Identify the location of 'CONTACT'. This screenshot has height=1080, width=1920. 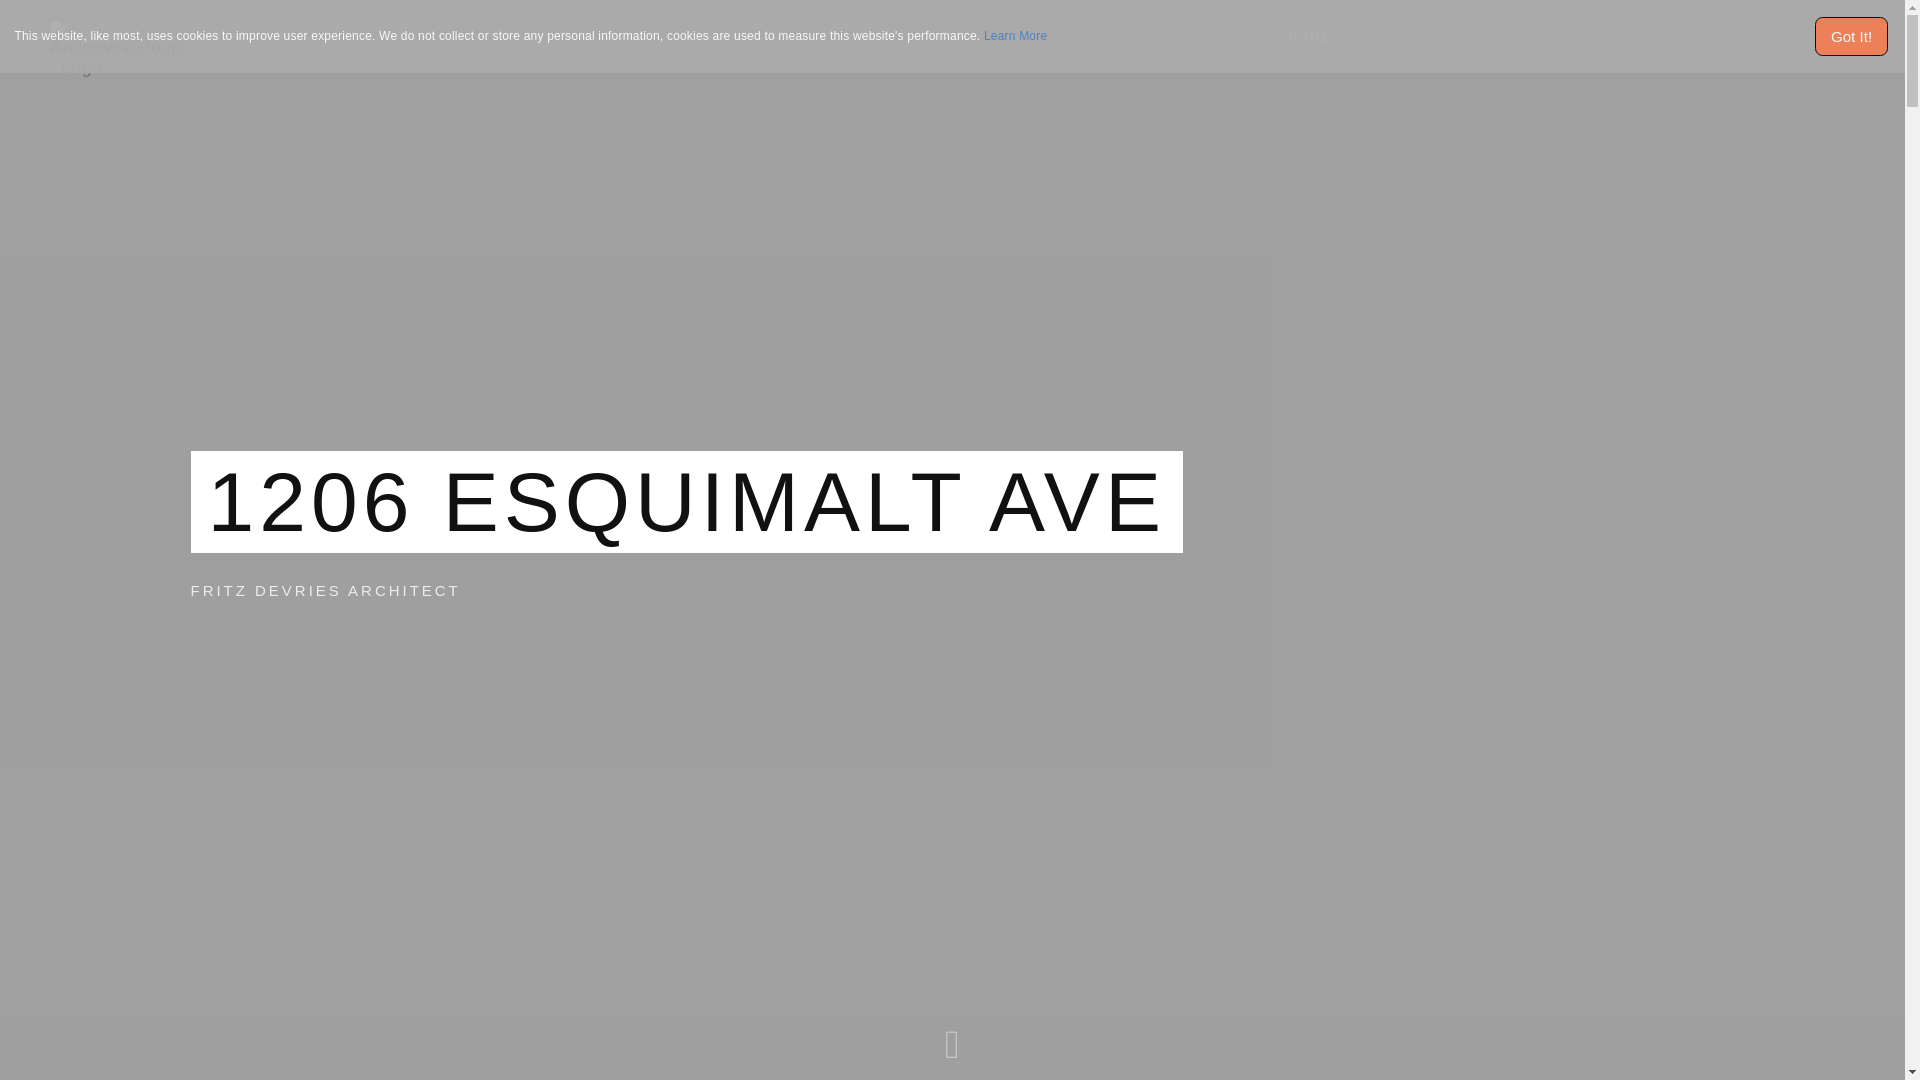
(1756, 37).